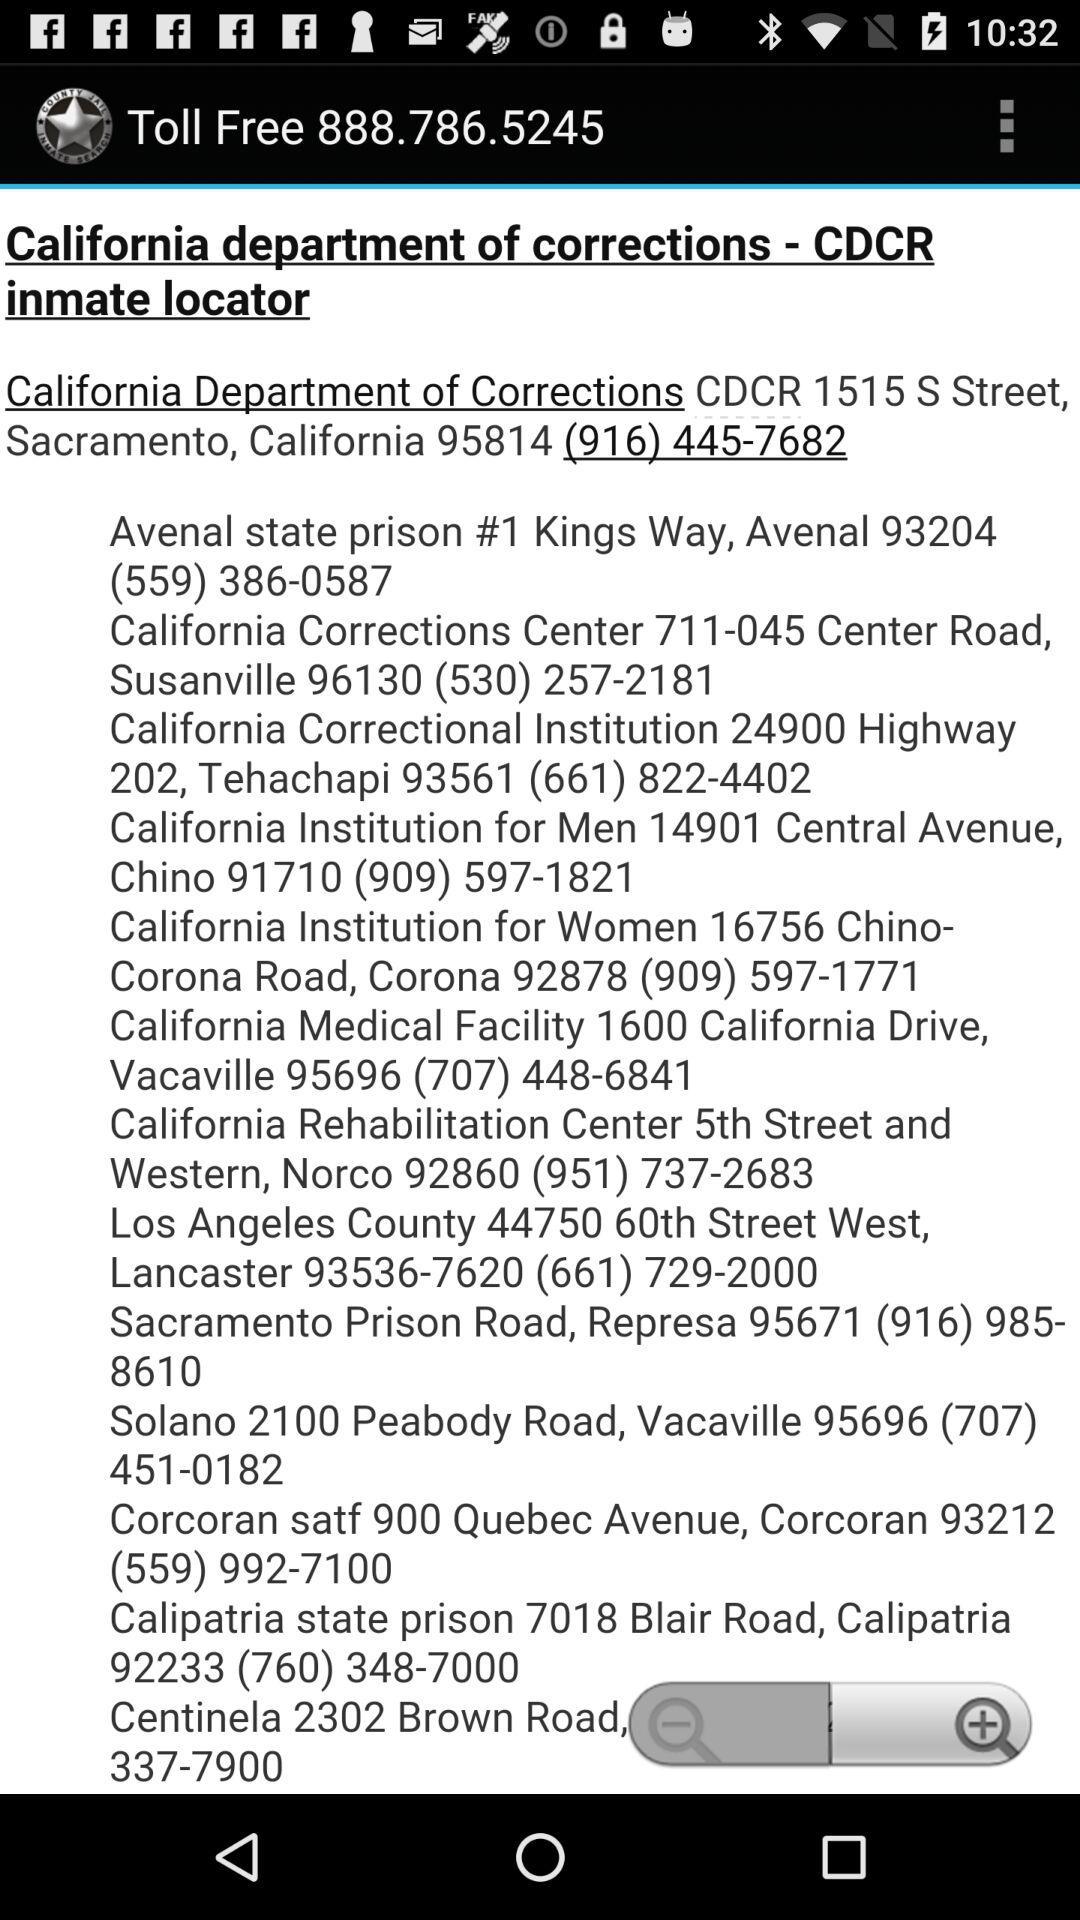  Describe the element at coordinates (540, 991) in the screenshot. I see `seen the paragraph` at that location.